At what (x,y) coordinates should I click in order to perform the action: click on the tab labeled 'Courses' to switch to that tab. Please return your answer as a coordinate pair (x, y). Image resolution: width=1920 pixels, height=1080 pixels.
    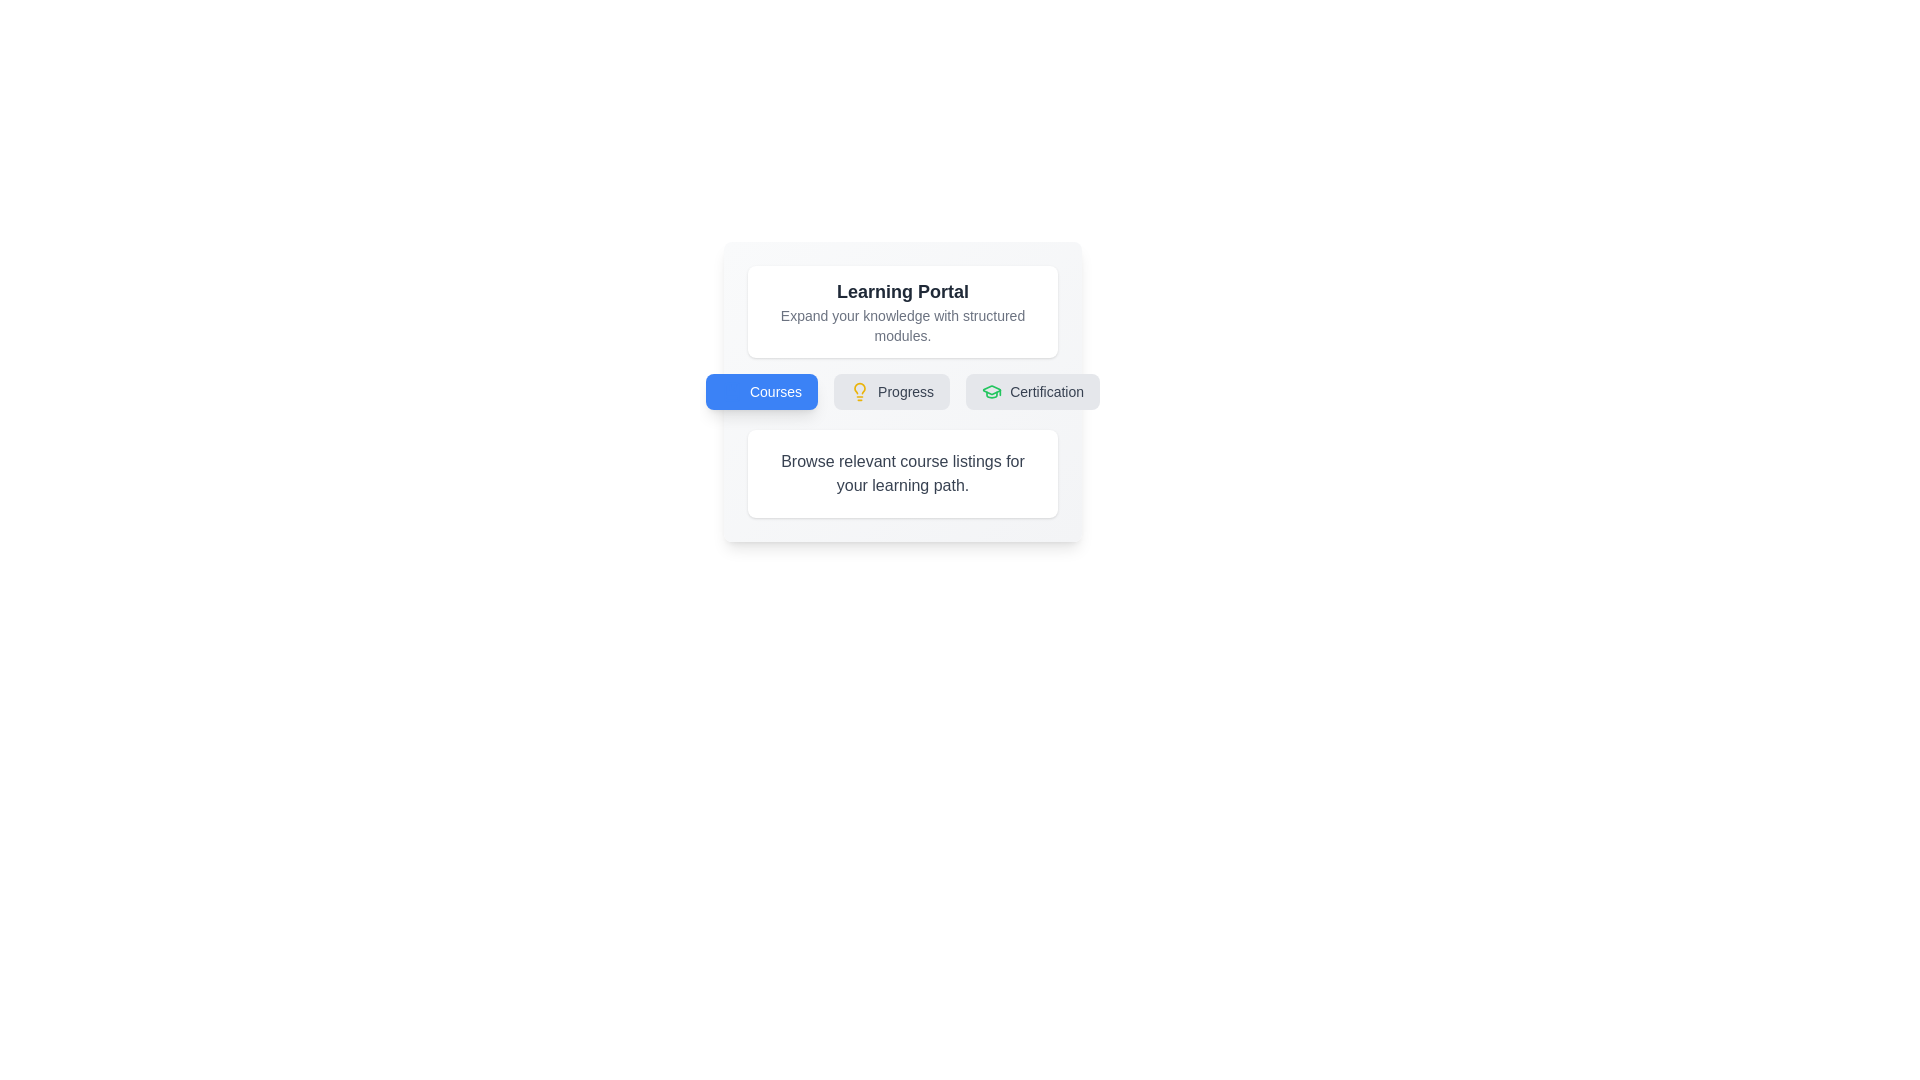
    Looking at the image, I should click on (761, 392).